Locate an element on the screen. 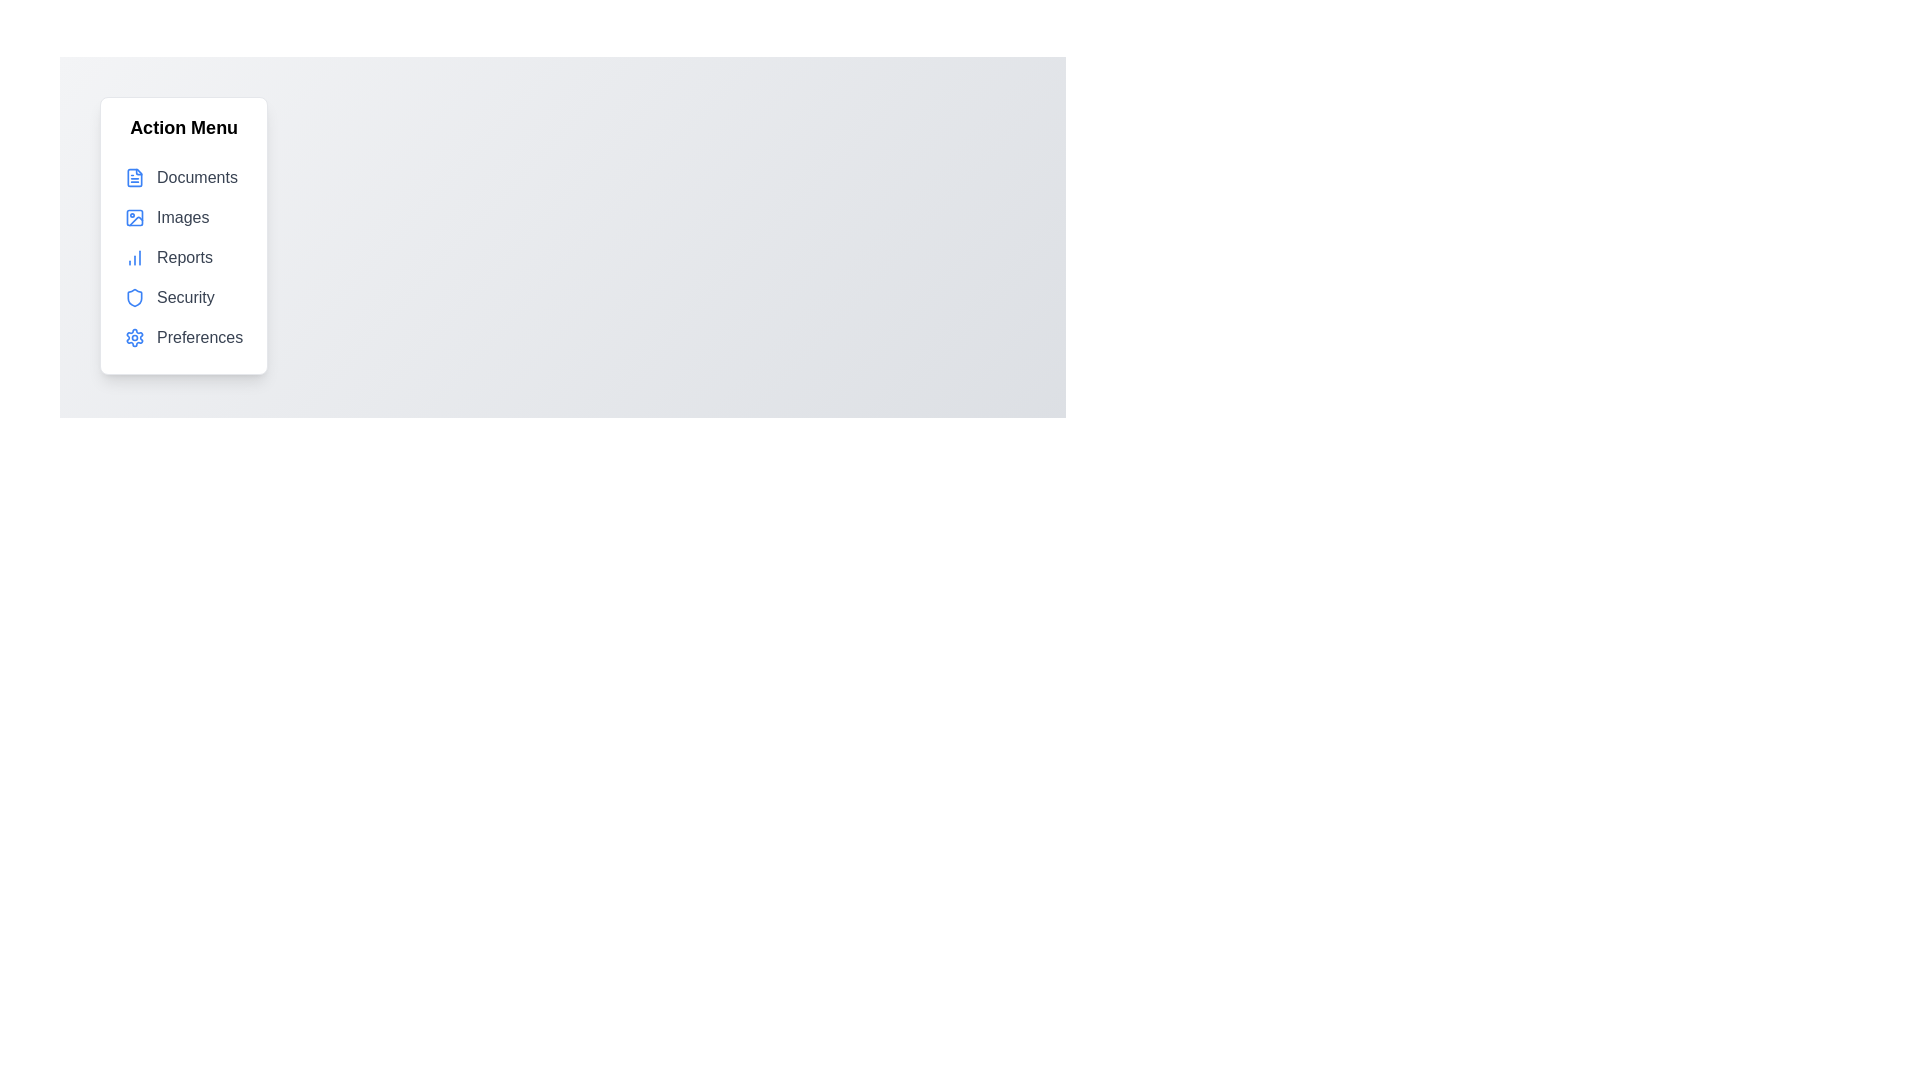  the menu item labeled Reports is located at coordinates (183, 257).